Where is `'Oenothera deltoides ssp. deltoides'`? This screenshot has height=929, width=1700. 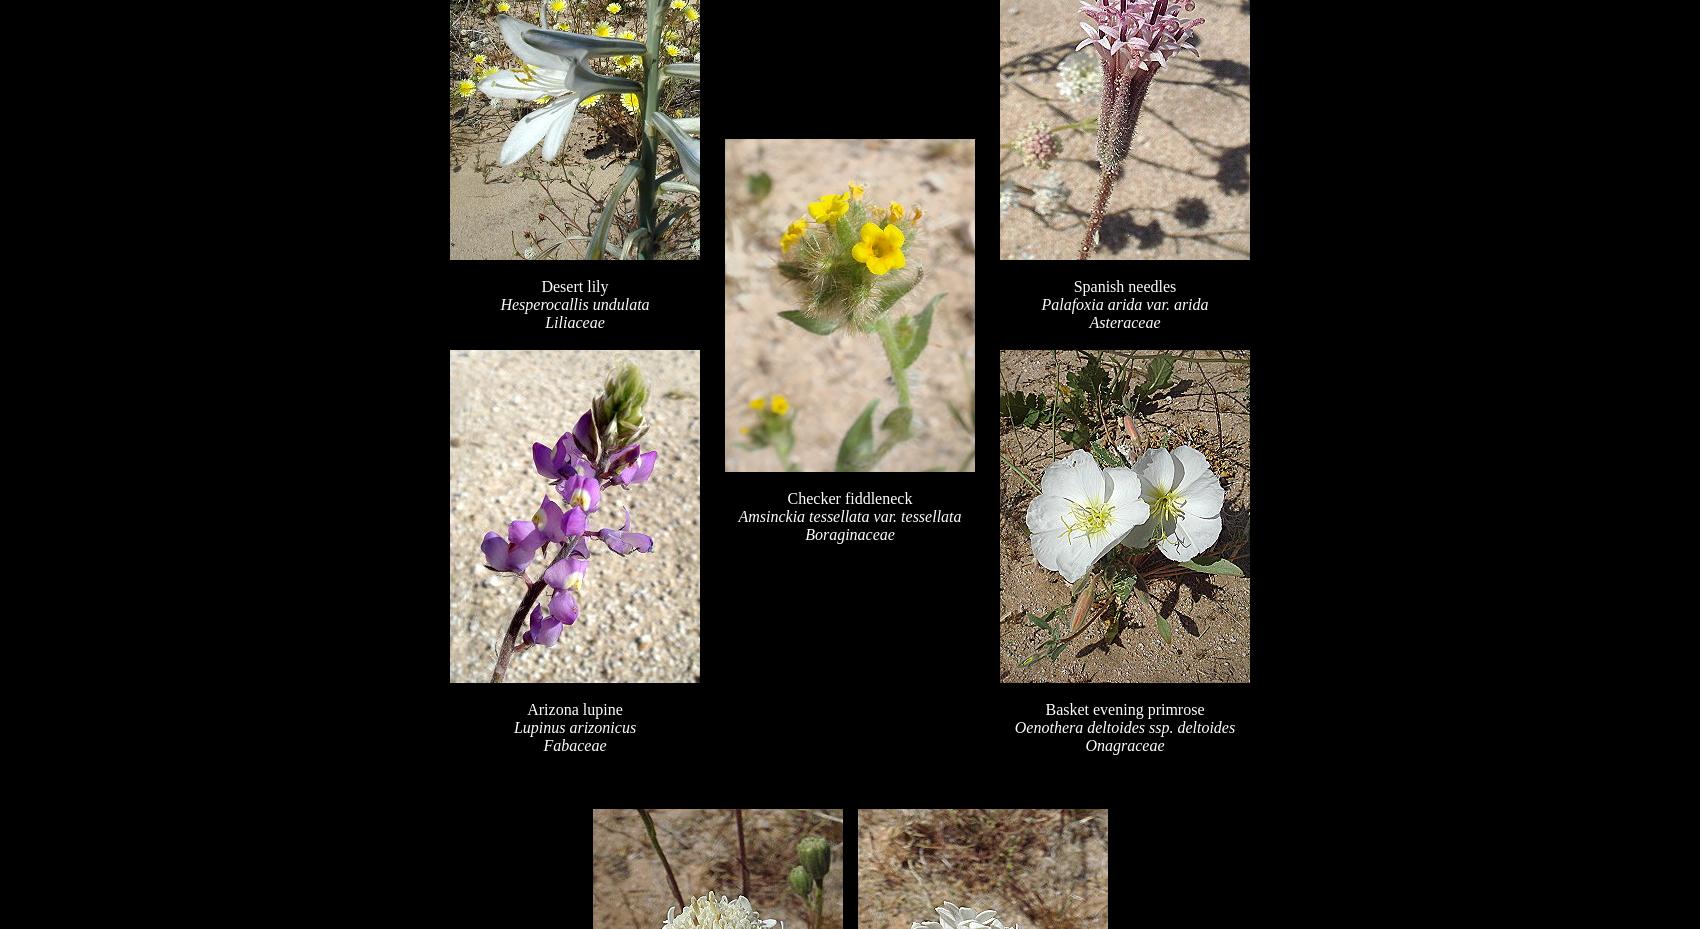
'Oenothera deltoides ssp. deltoides' is located at coordinates (1124, 727).